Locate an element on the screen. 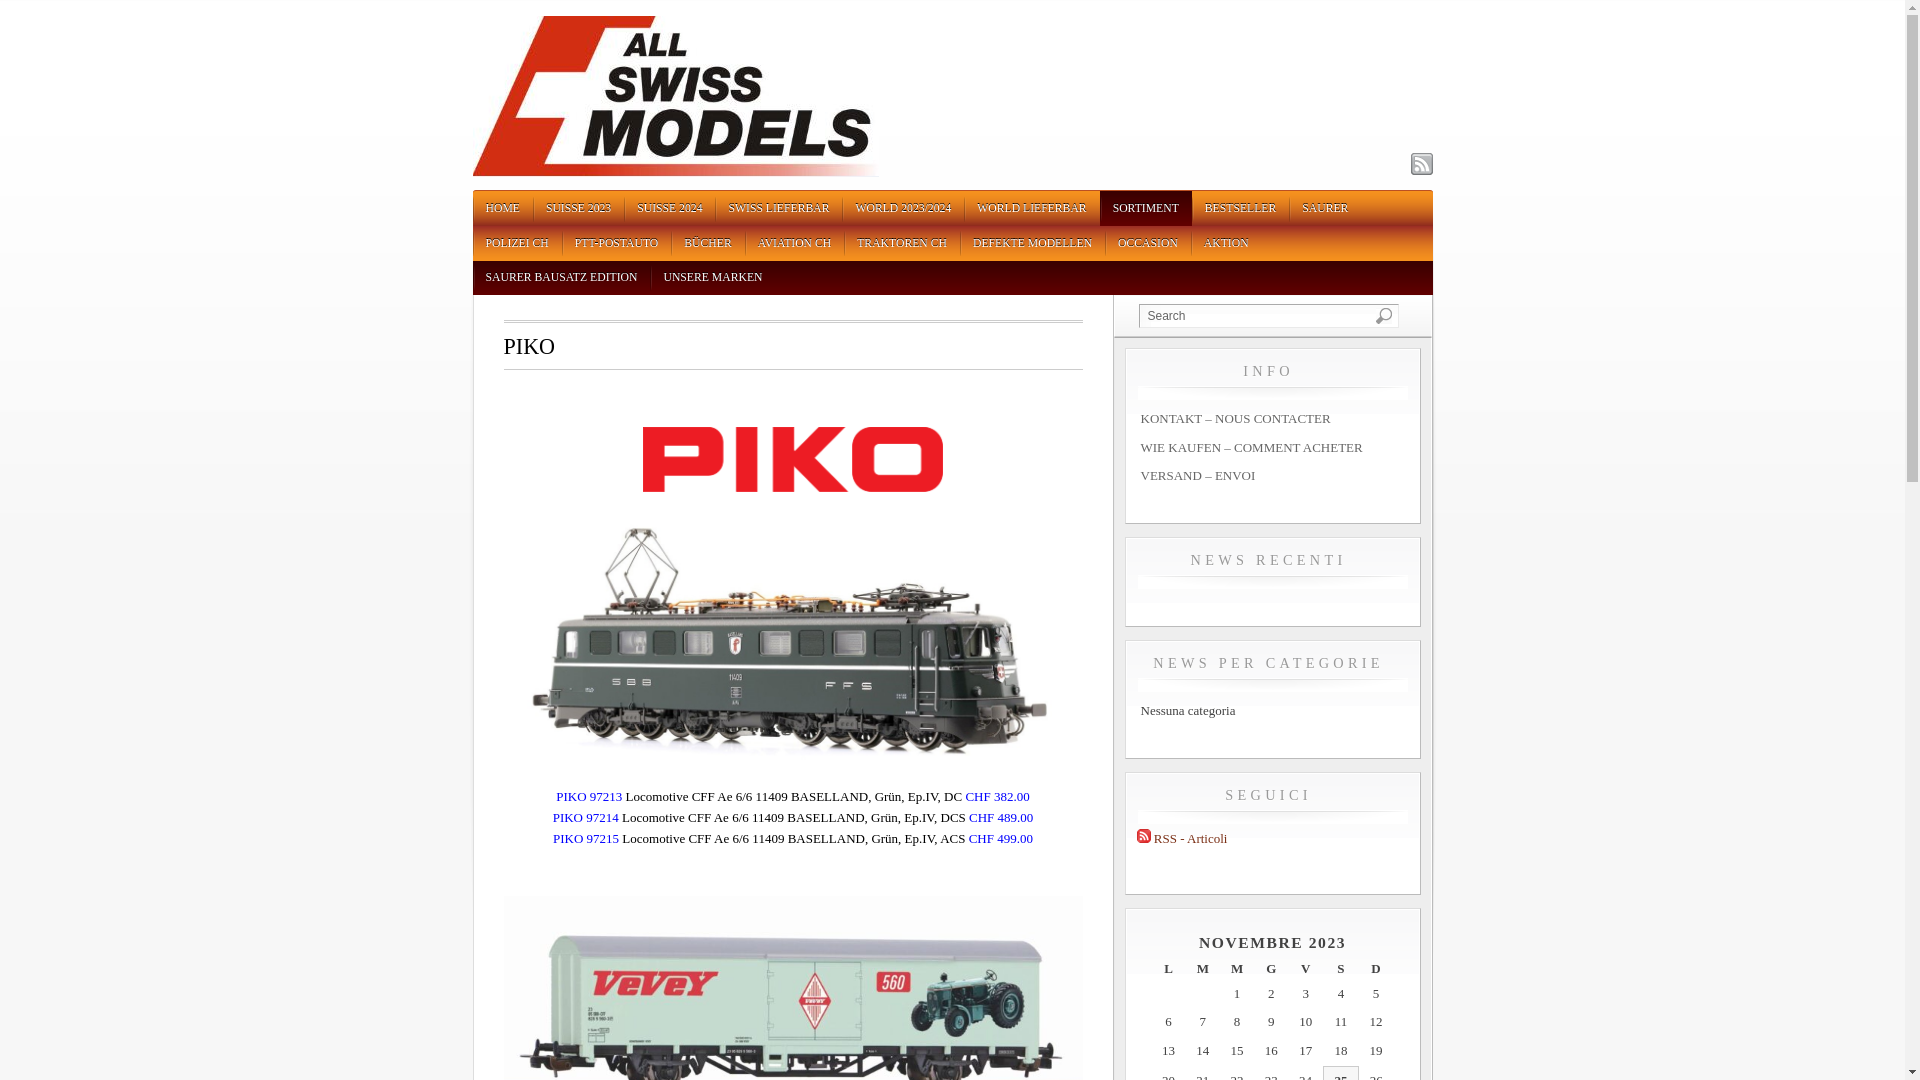 The height and width of the screenshot is (1080, 1920). 'HOME' is located at coordinates (502, 208).